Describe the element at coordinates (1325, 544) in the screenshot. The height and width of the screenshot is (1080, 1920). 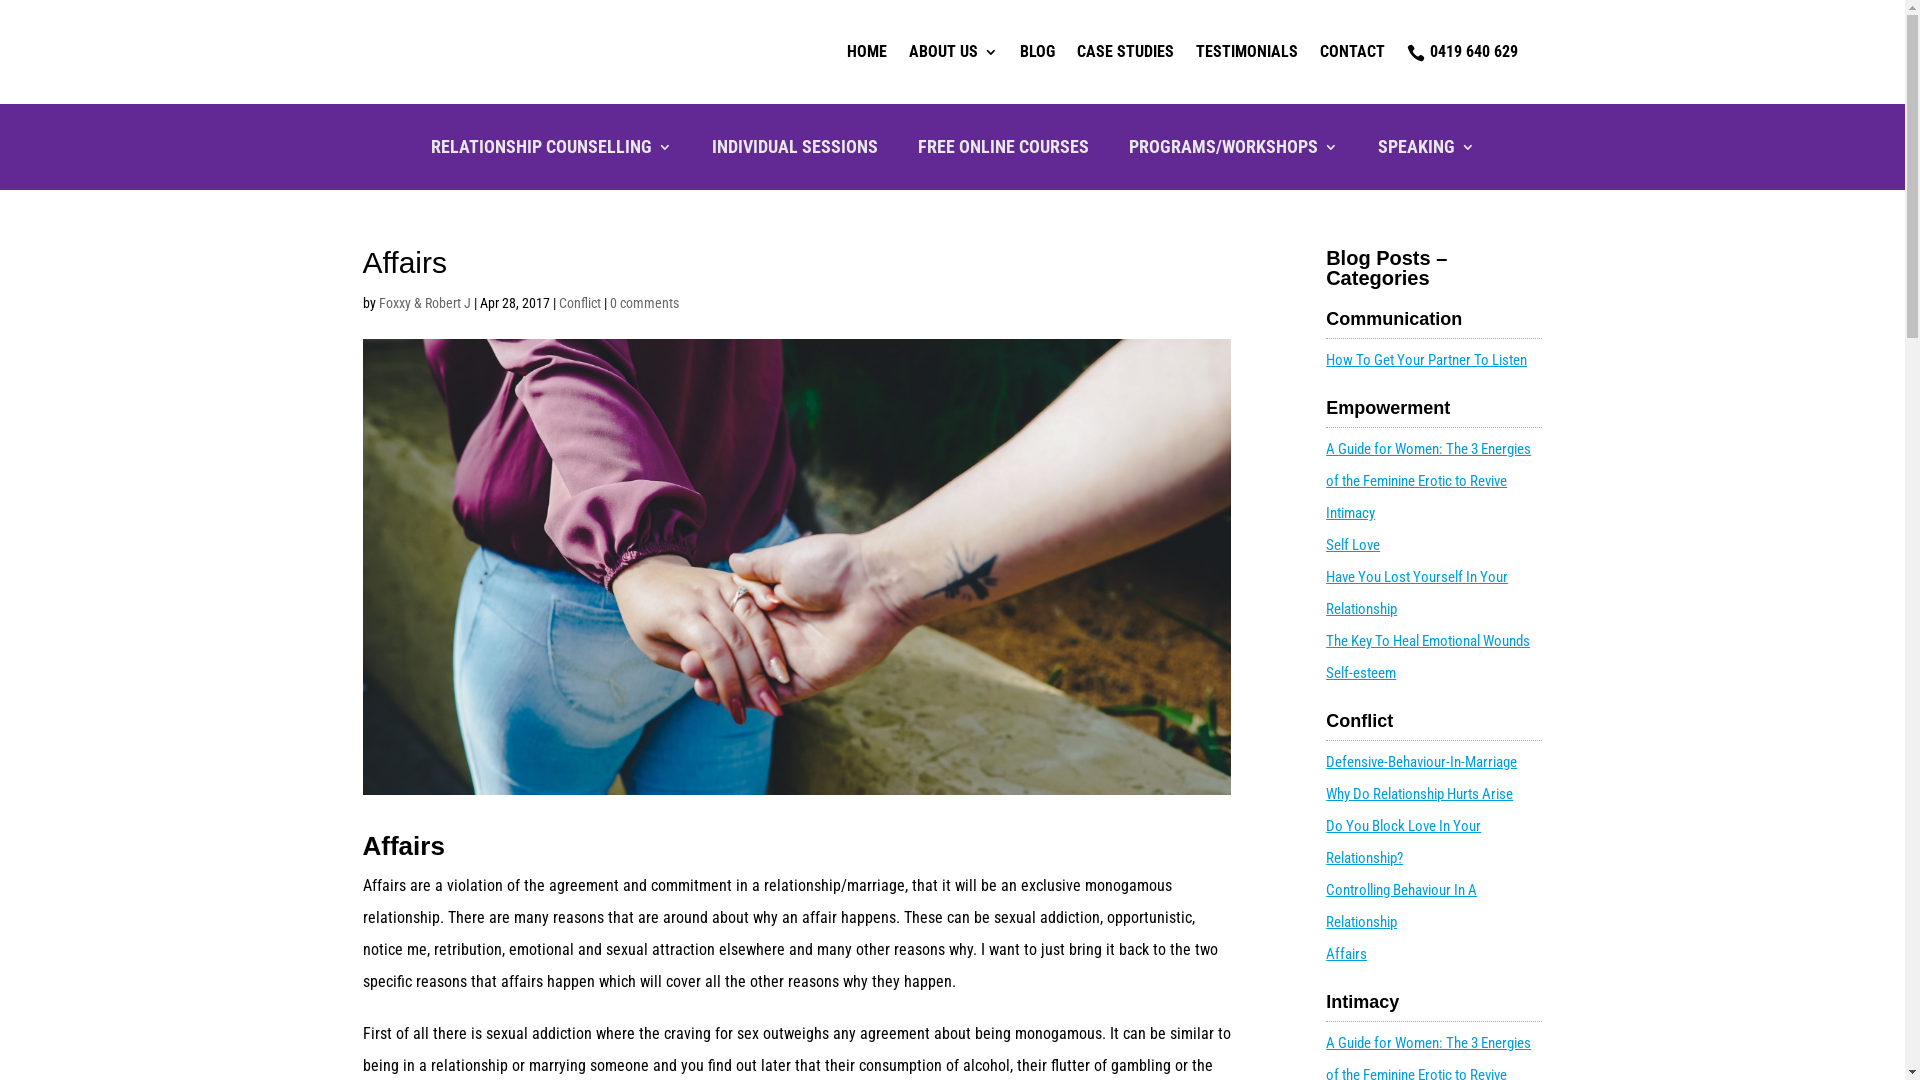
I see `'Self Love'` at that location.